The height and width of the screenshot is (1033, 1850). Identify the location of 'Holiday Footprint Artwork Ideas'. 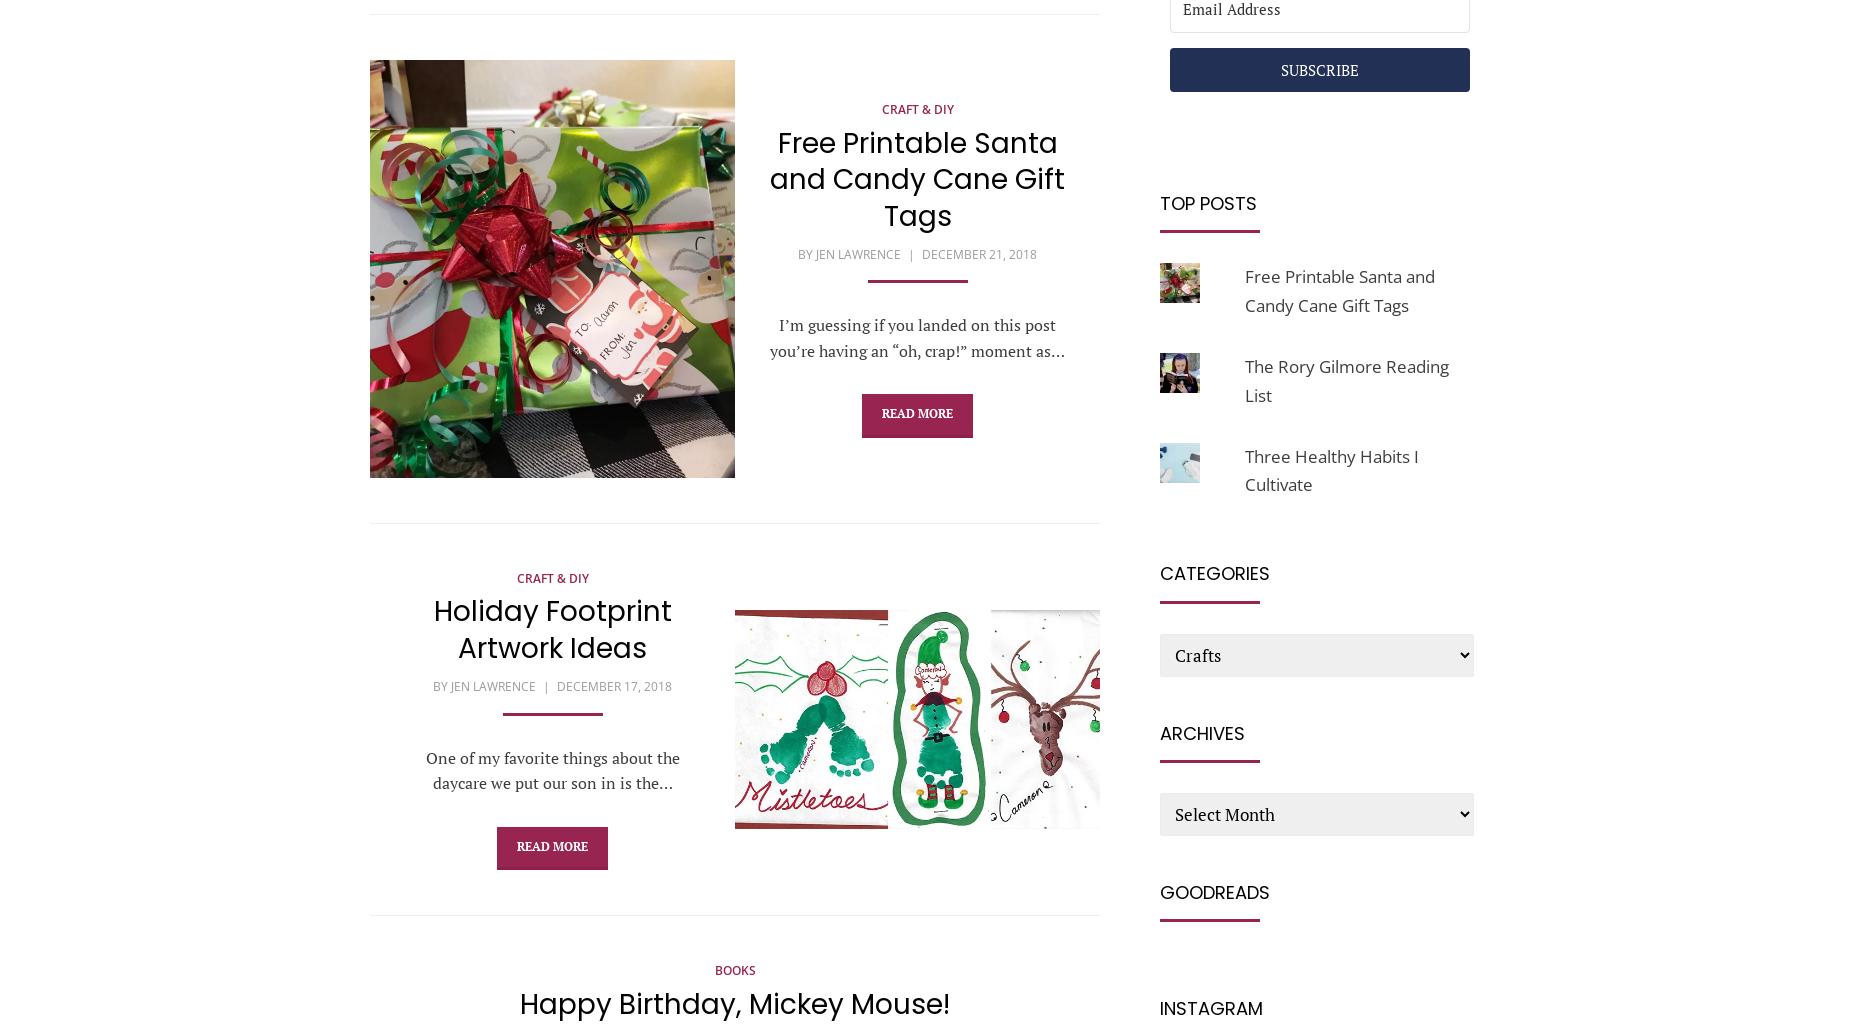
(552, 628).